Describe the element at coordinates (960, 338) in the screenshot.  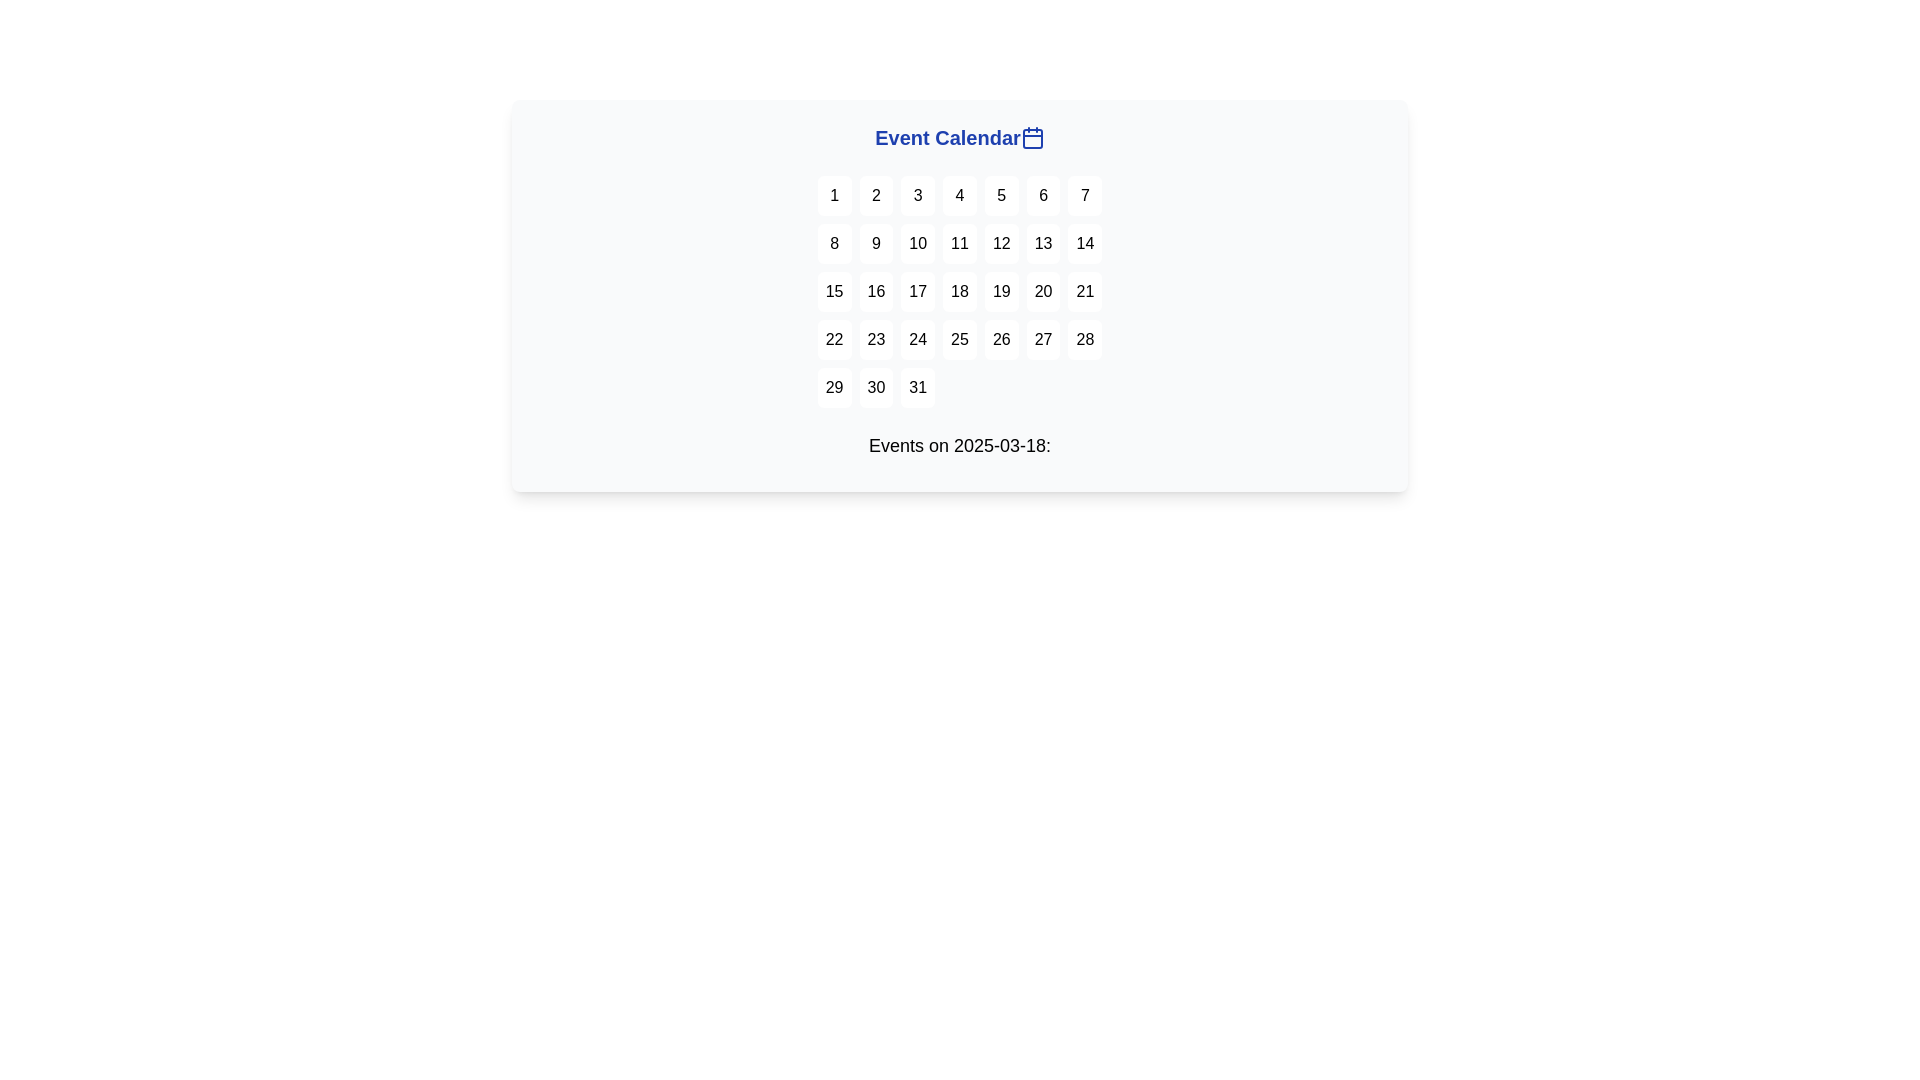
I see `the selectable date button in the calendar interface` at that location.